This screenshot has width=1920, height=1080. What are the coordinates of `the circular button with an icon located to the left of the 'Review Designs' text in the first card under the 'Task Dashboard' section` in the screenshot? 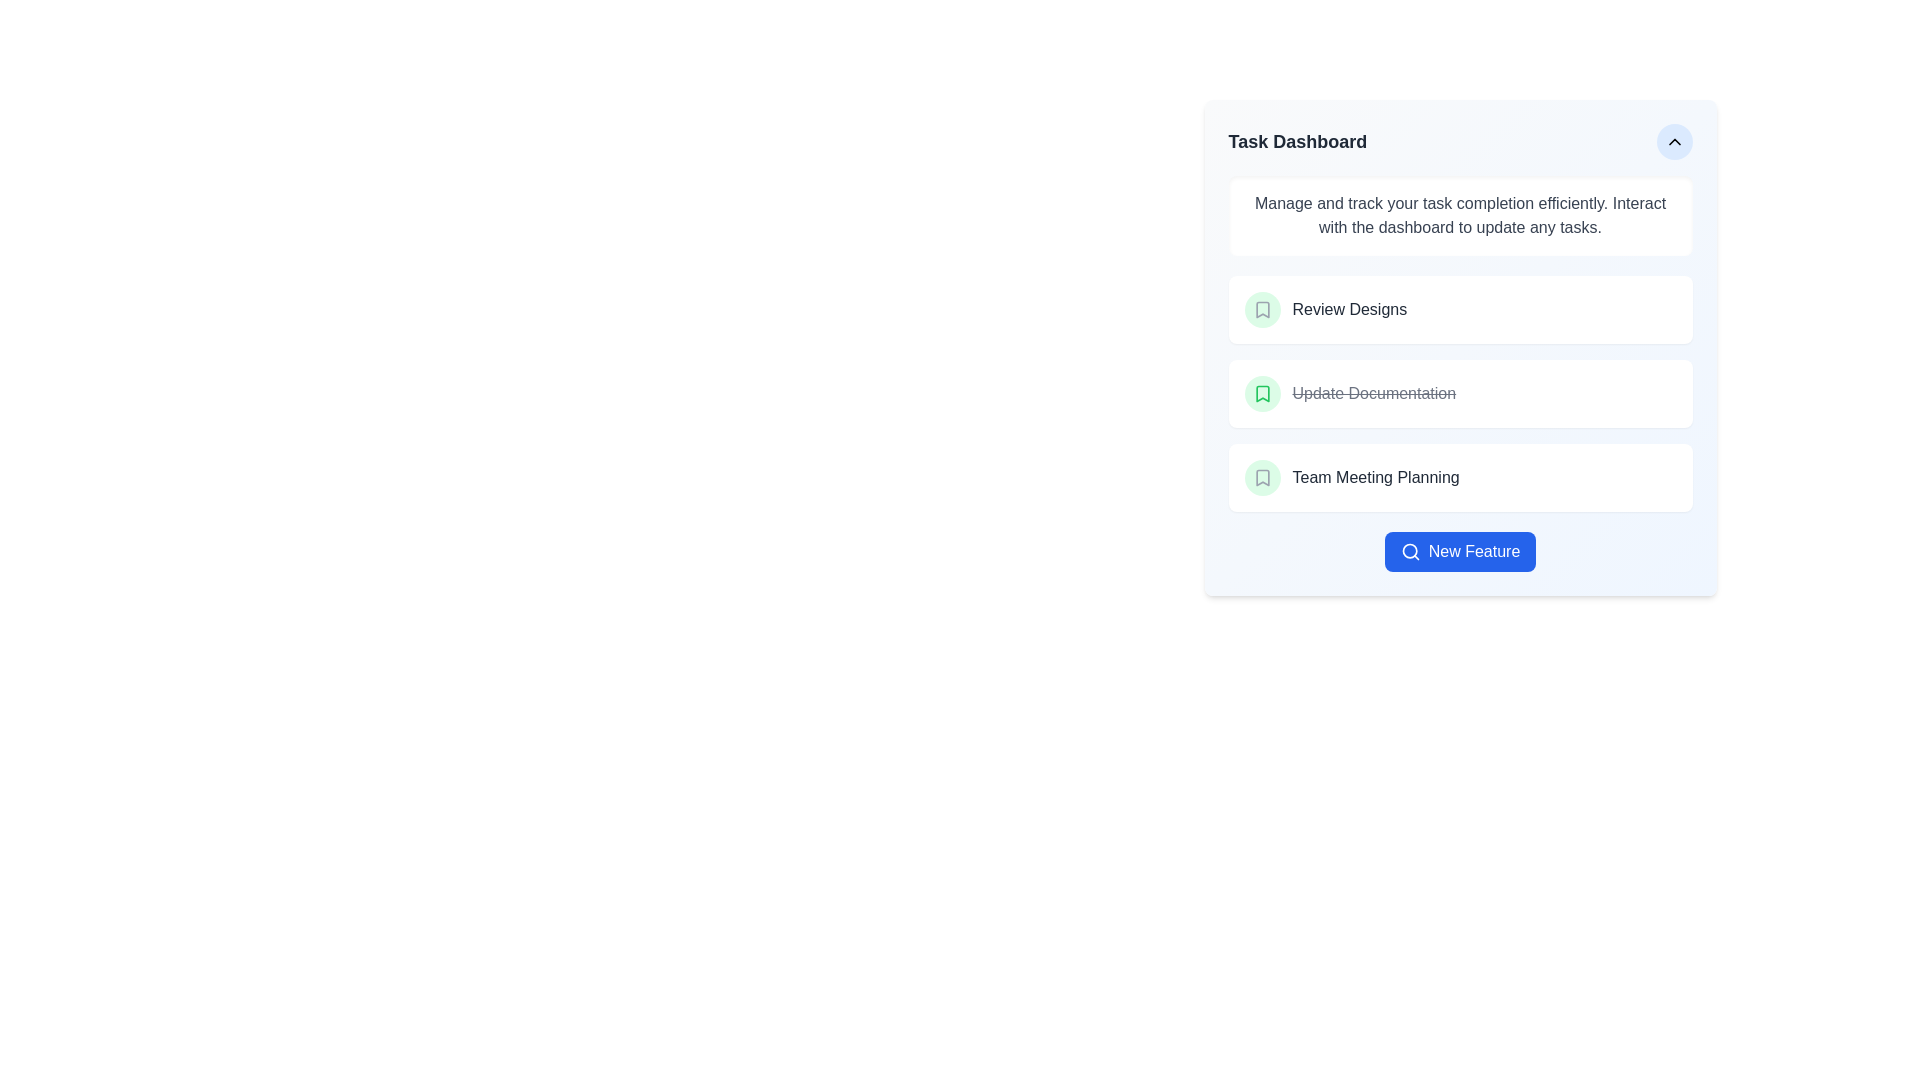 It's located at (1261, 309).